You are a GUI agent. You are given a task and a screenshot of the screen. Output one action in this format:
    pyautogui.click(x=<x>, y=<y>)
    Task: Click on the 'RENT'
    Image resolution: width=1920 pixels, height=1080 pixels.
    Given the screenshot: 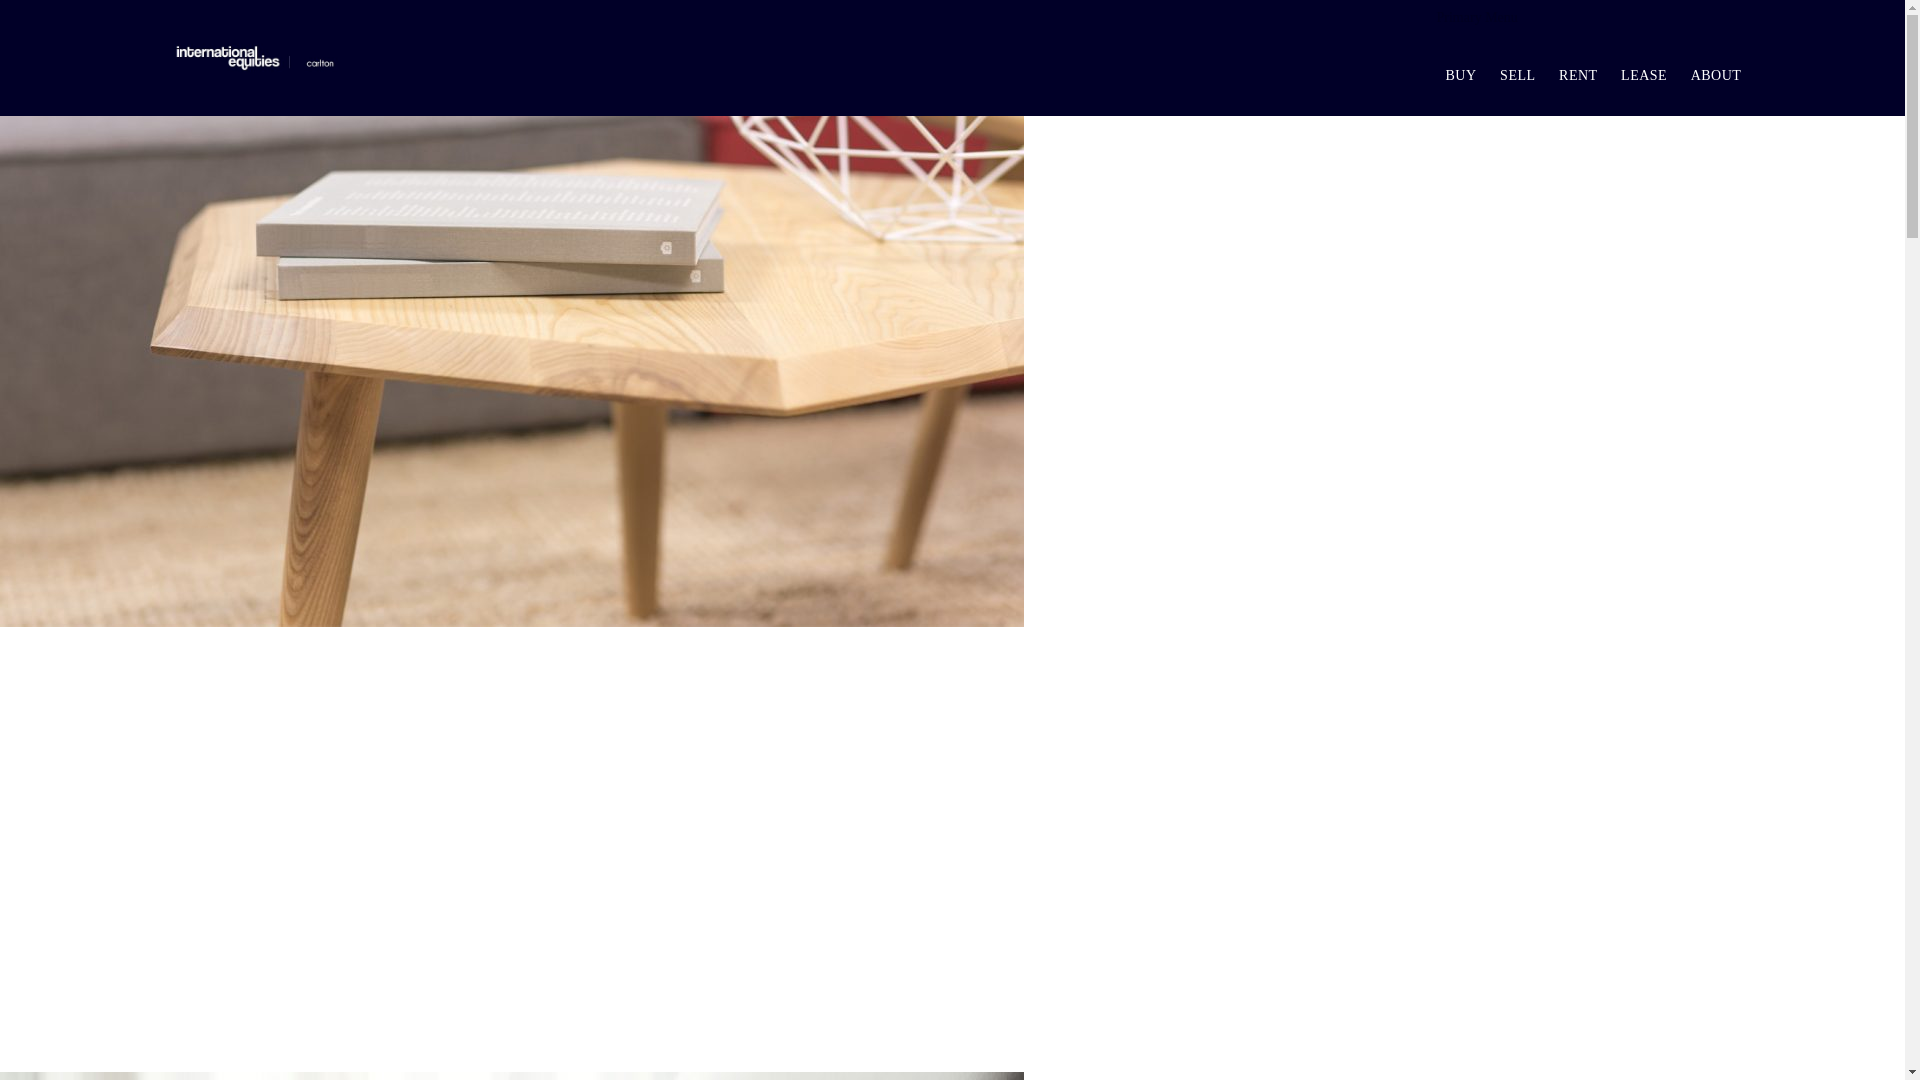 What is the action you would take?
    pyautogui.click(x=1577, y=75)
    